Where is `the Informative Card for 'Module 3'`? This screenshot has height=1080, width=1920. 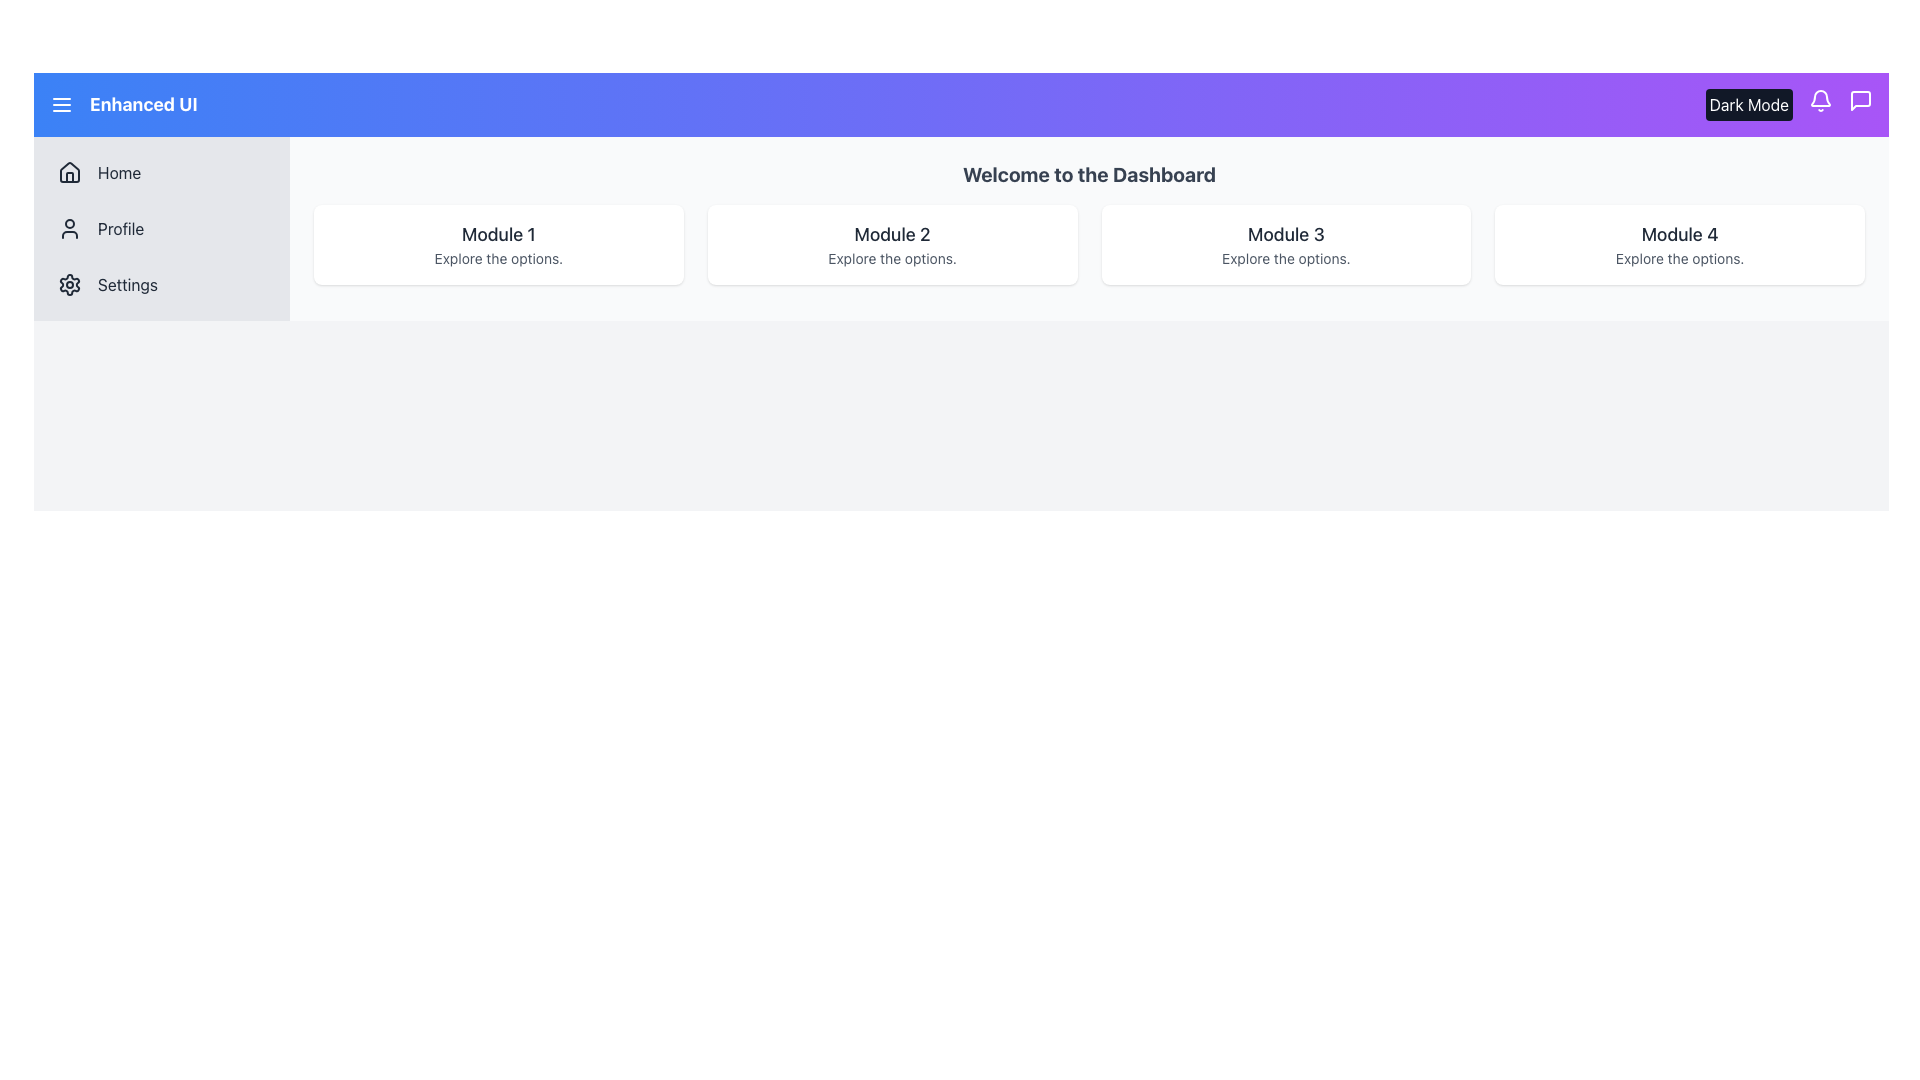 the Informative Card for 'Module 3' is located at coordinates (1286, 244).